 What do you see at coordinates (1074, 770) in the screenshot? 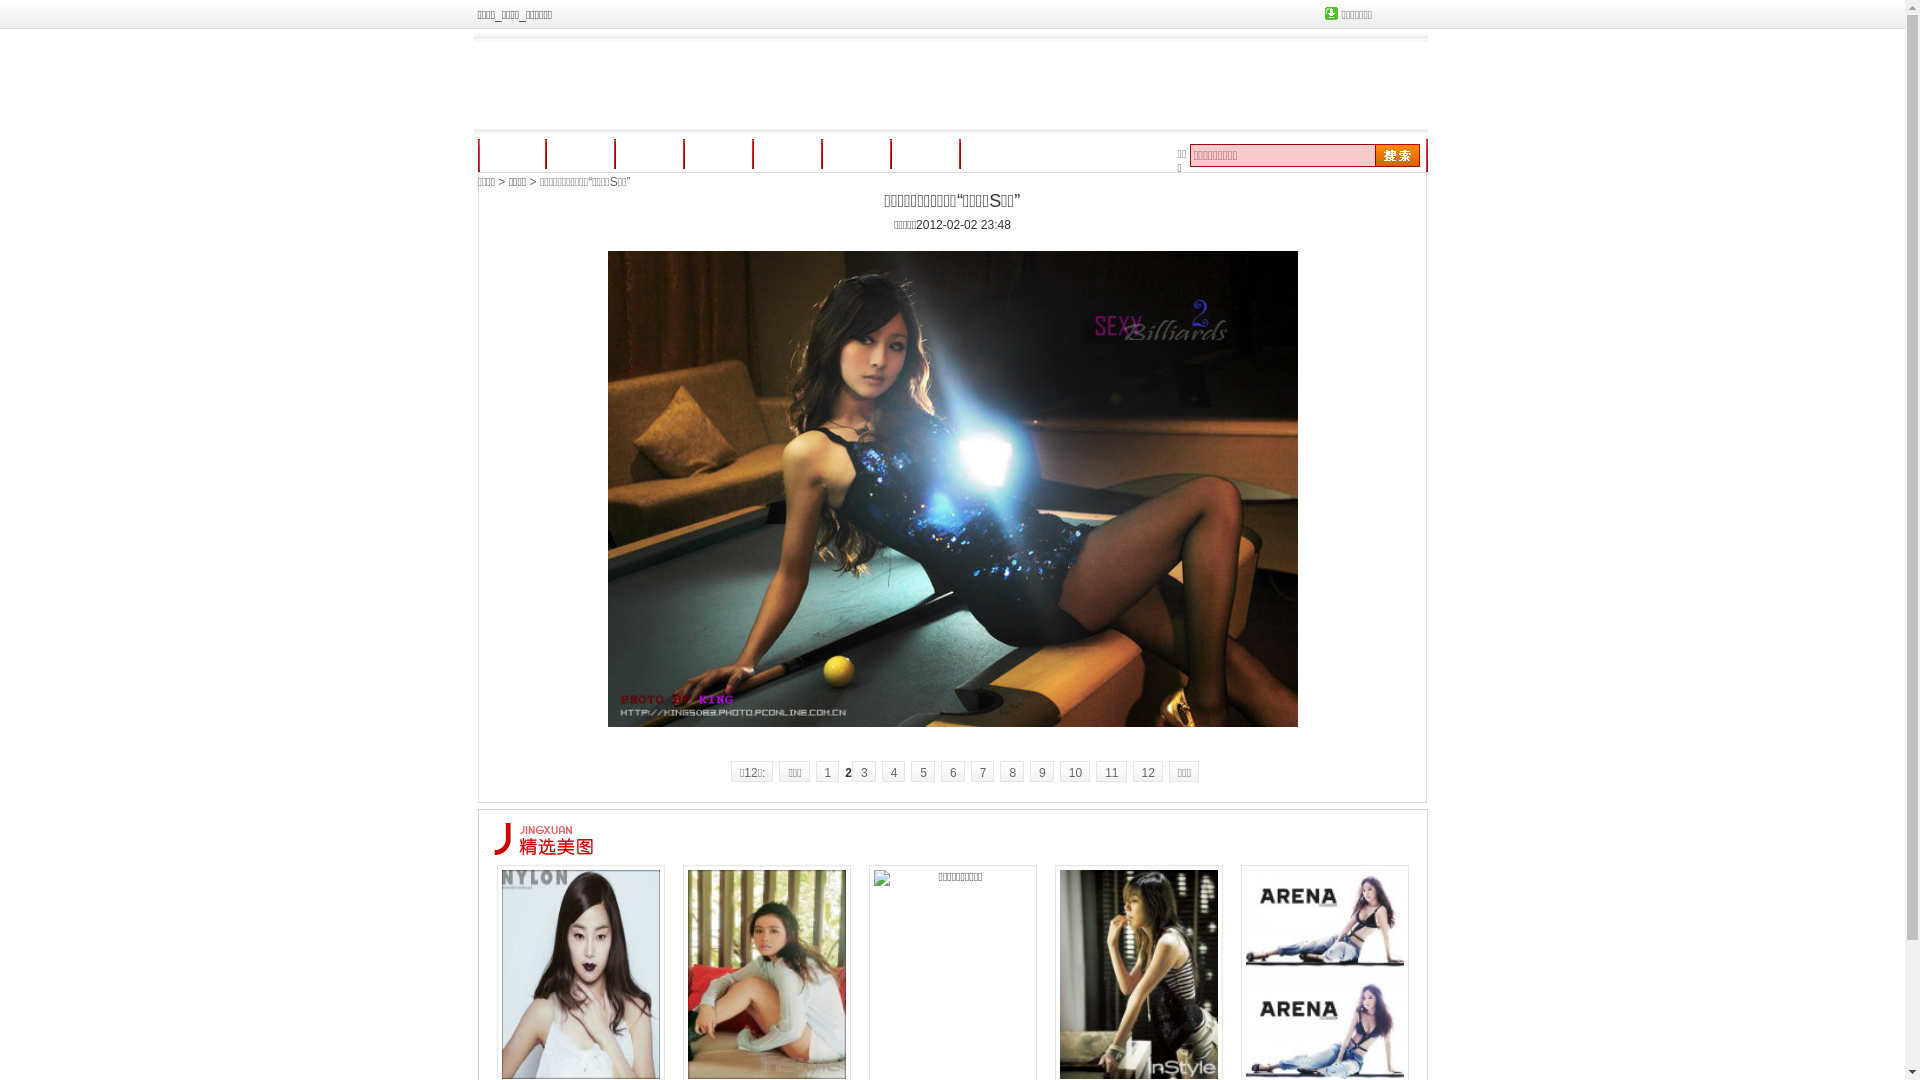
I see `'10'` at bounding box center [1074, 770].